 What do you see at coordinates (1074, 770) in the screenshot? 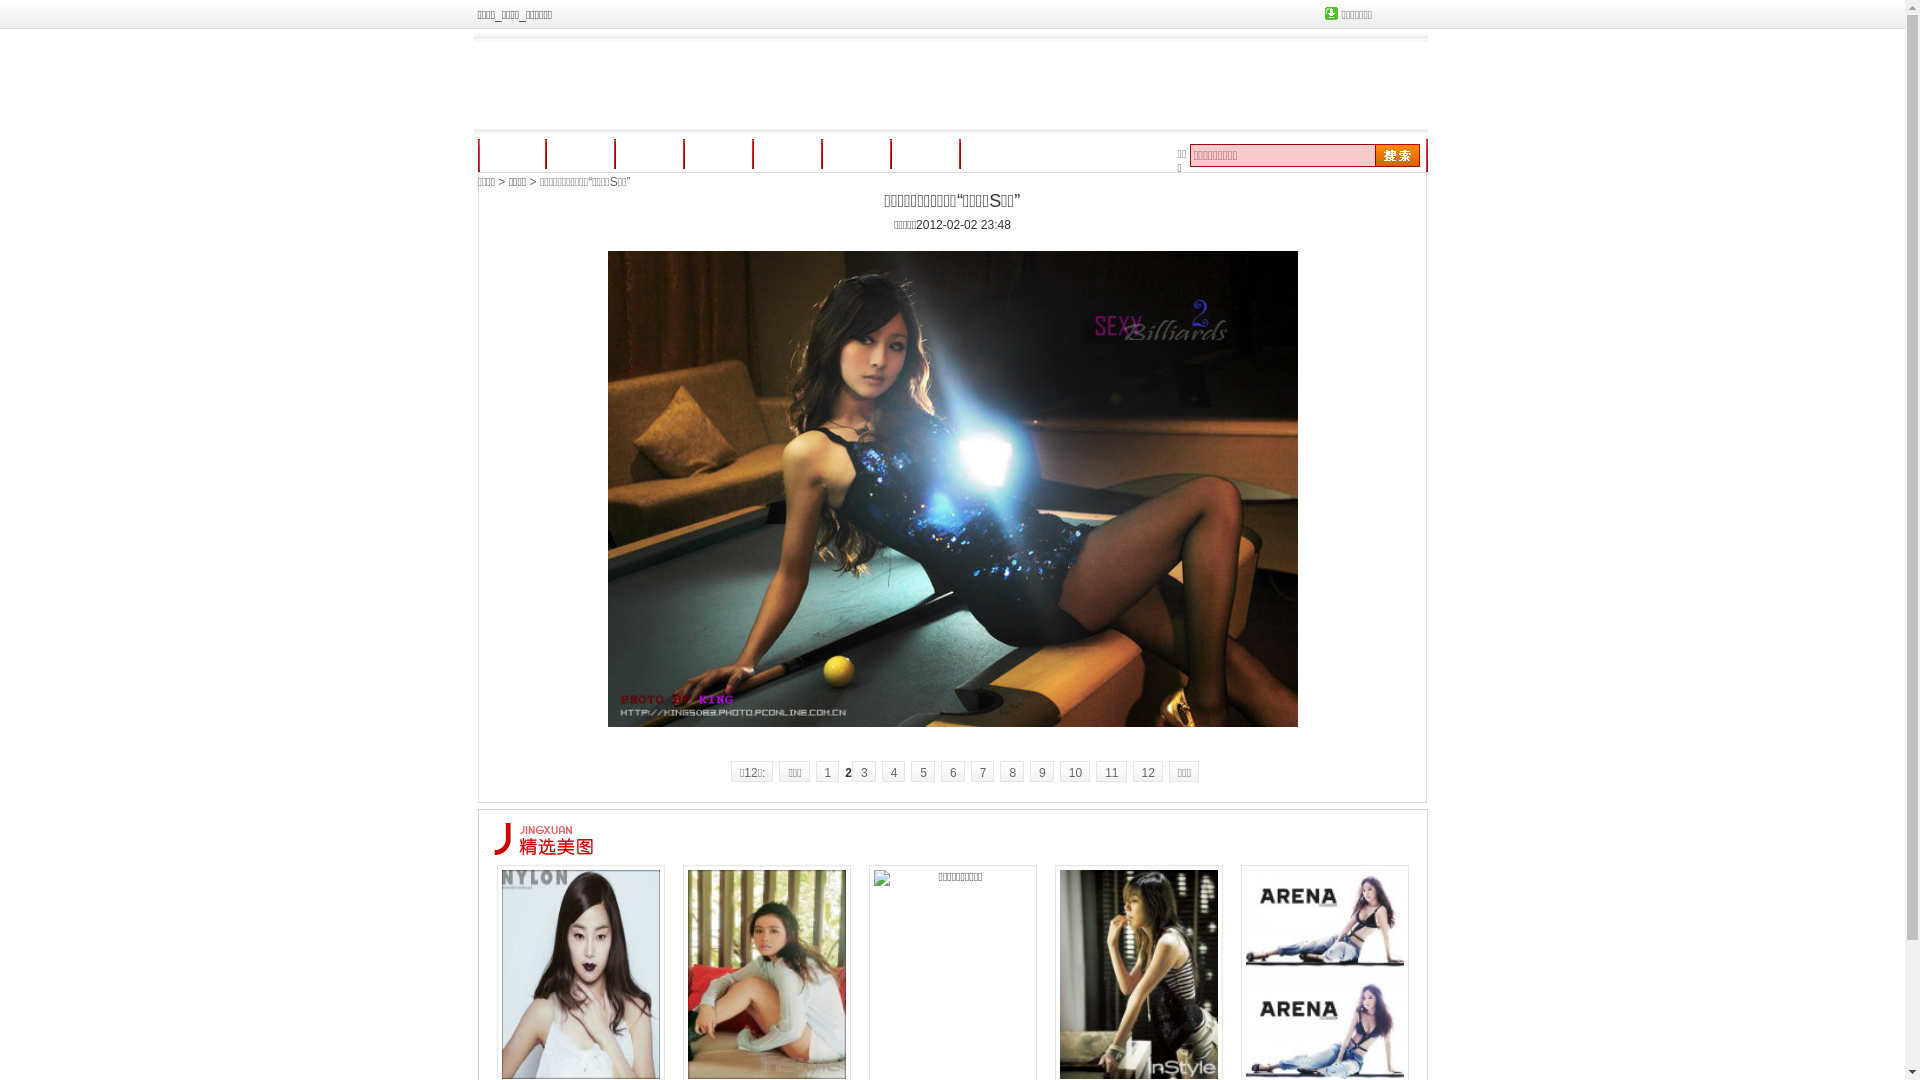
I see `'10'` at bounding box center [1074, 770].